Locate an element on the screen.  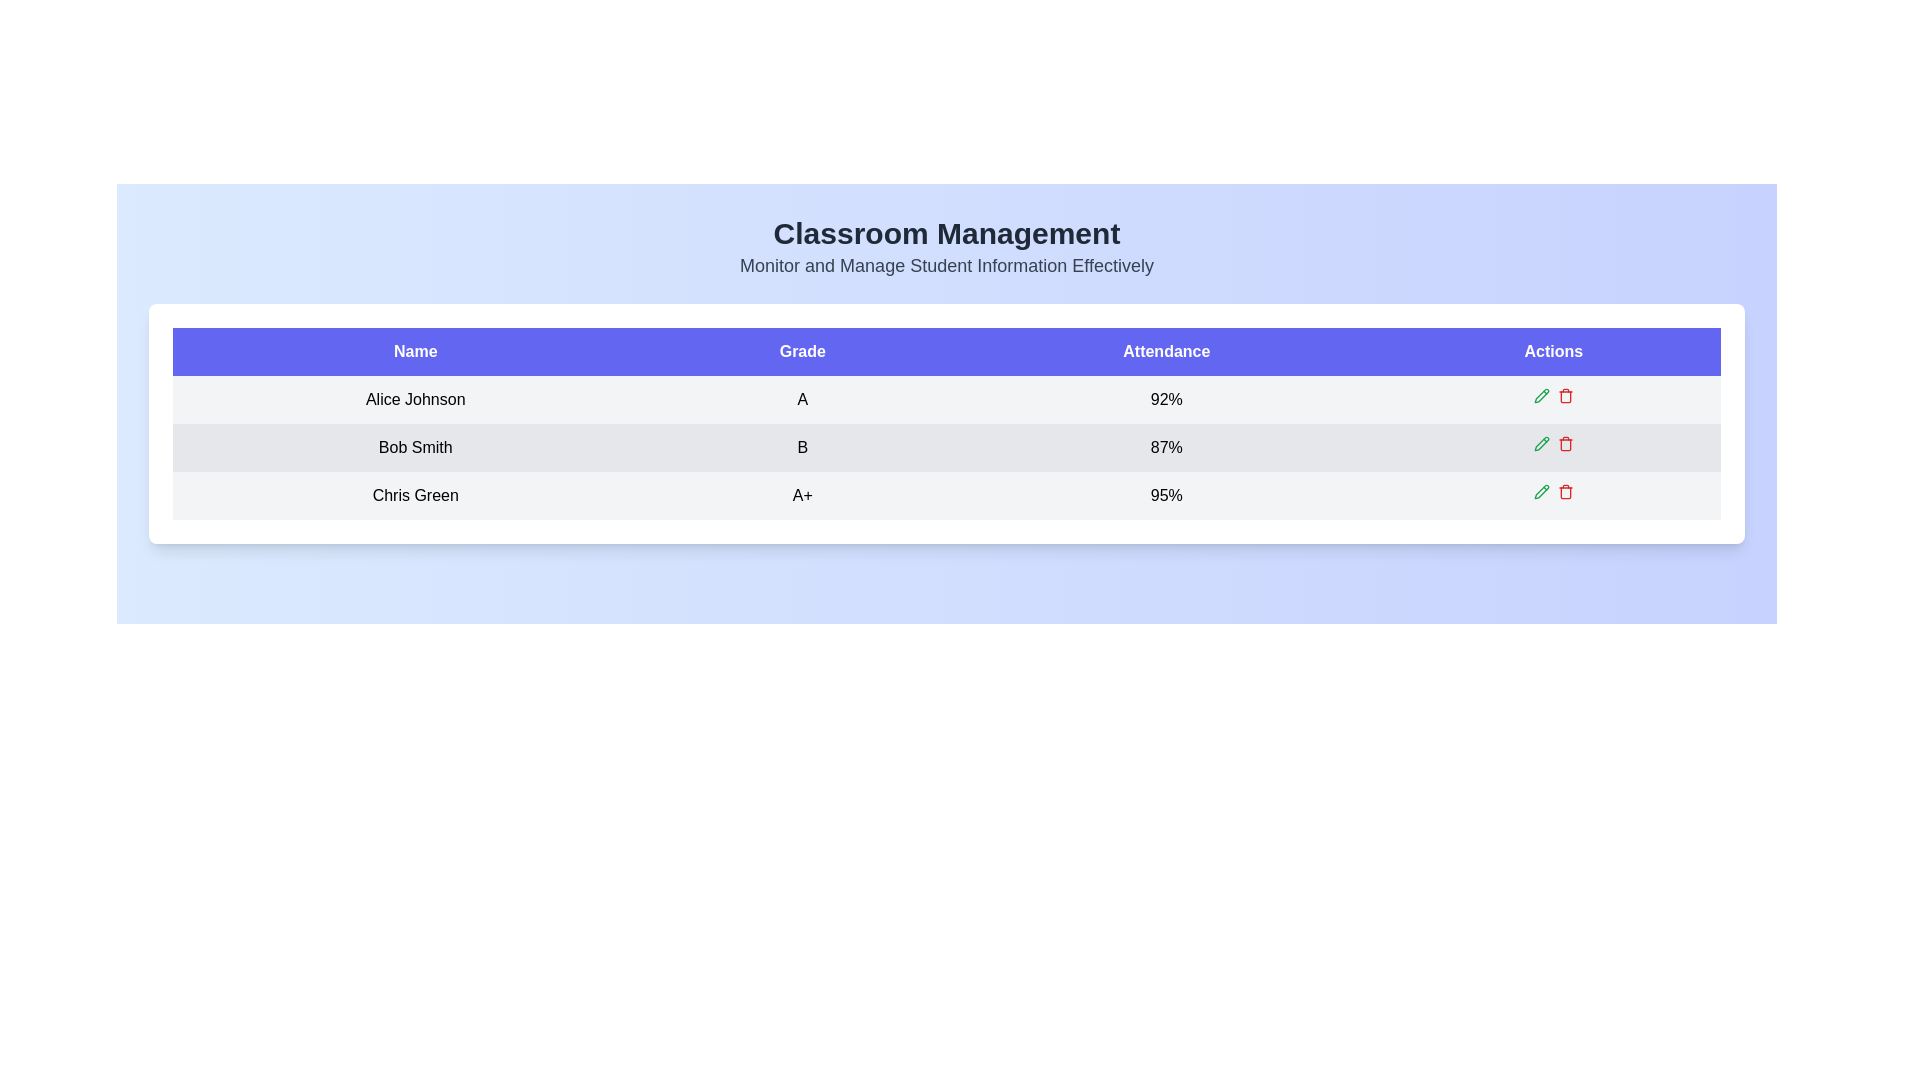
the bold character 'B' in the light grey rectangular cell under the 'Grade' column for the student 'Bob Smith', located in the second row of the table is located at coordinates (802, 446).